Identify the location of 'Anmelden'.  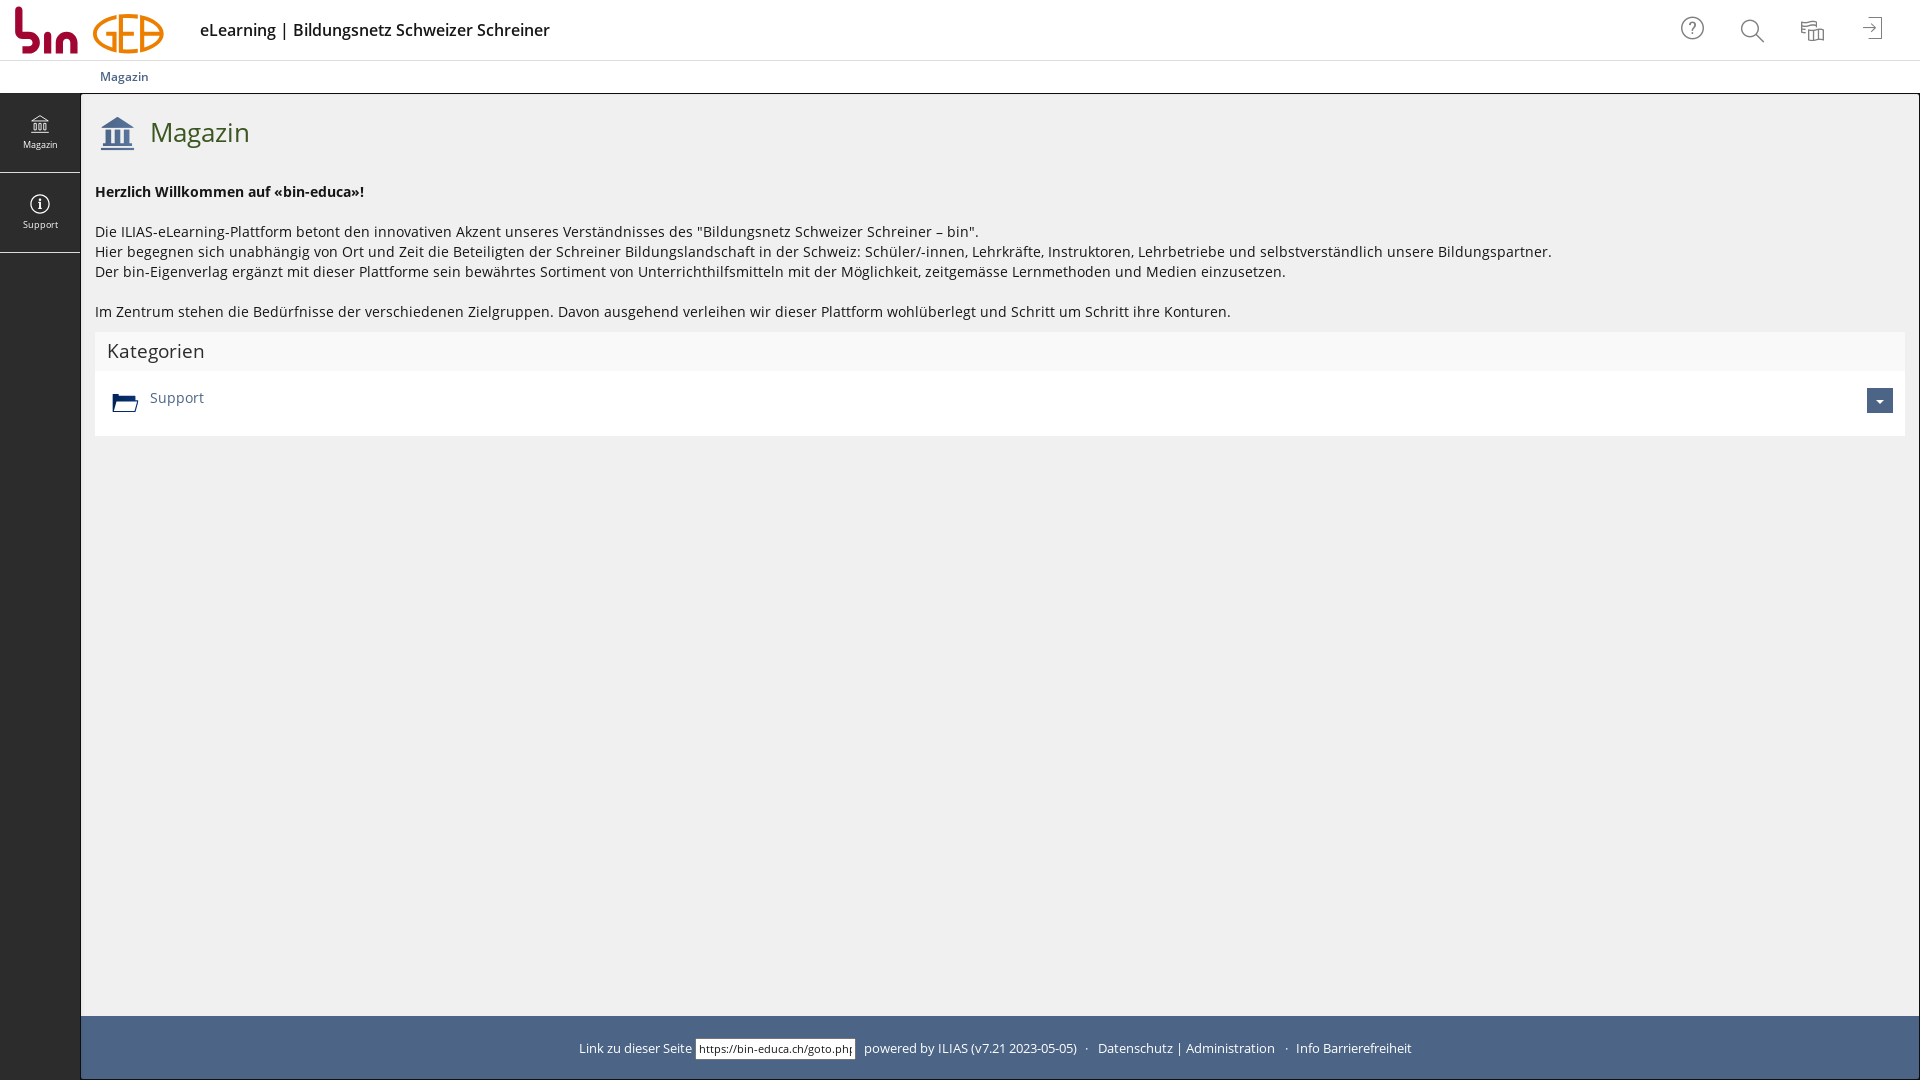
(1874, 30).